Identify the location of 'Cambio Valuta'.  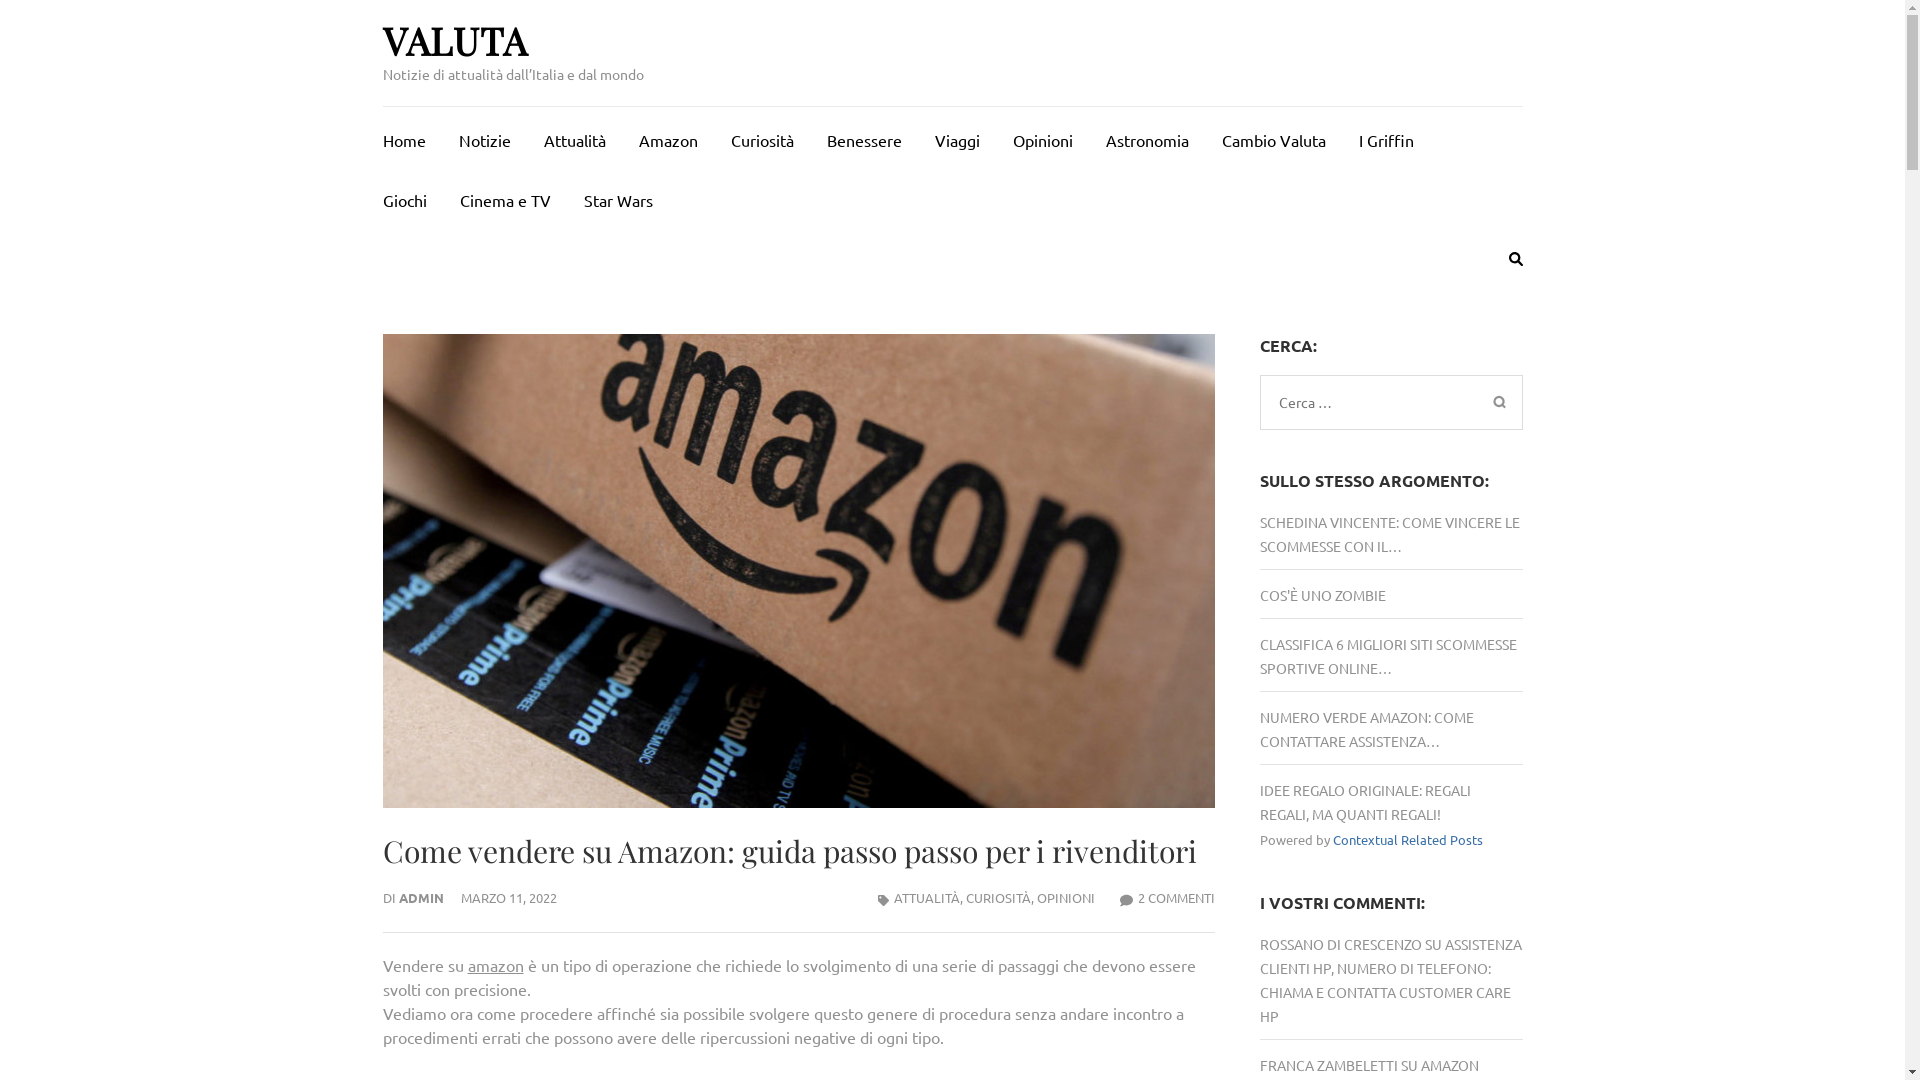
(1272, 136).